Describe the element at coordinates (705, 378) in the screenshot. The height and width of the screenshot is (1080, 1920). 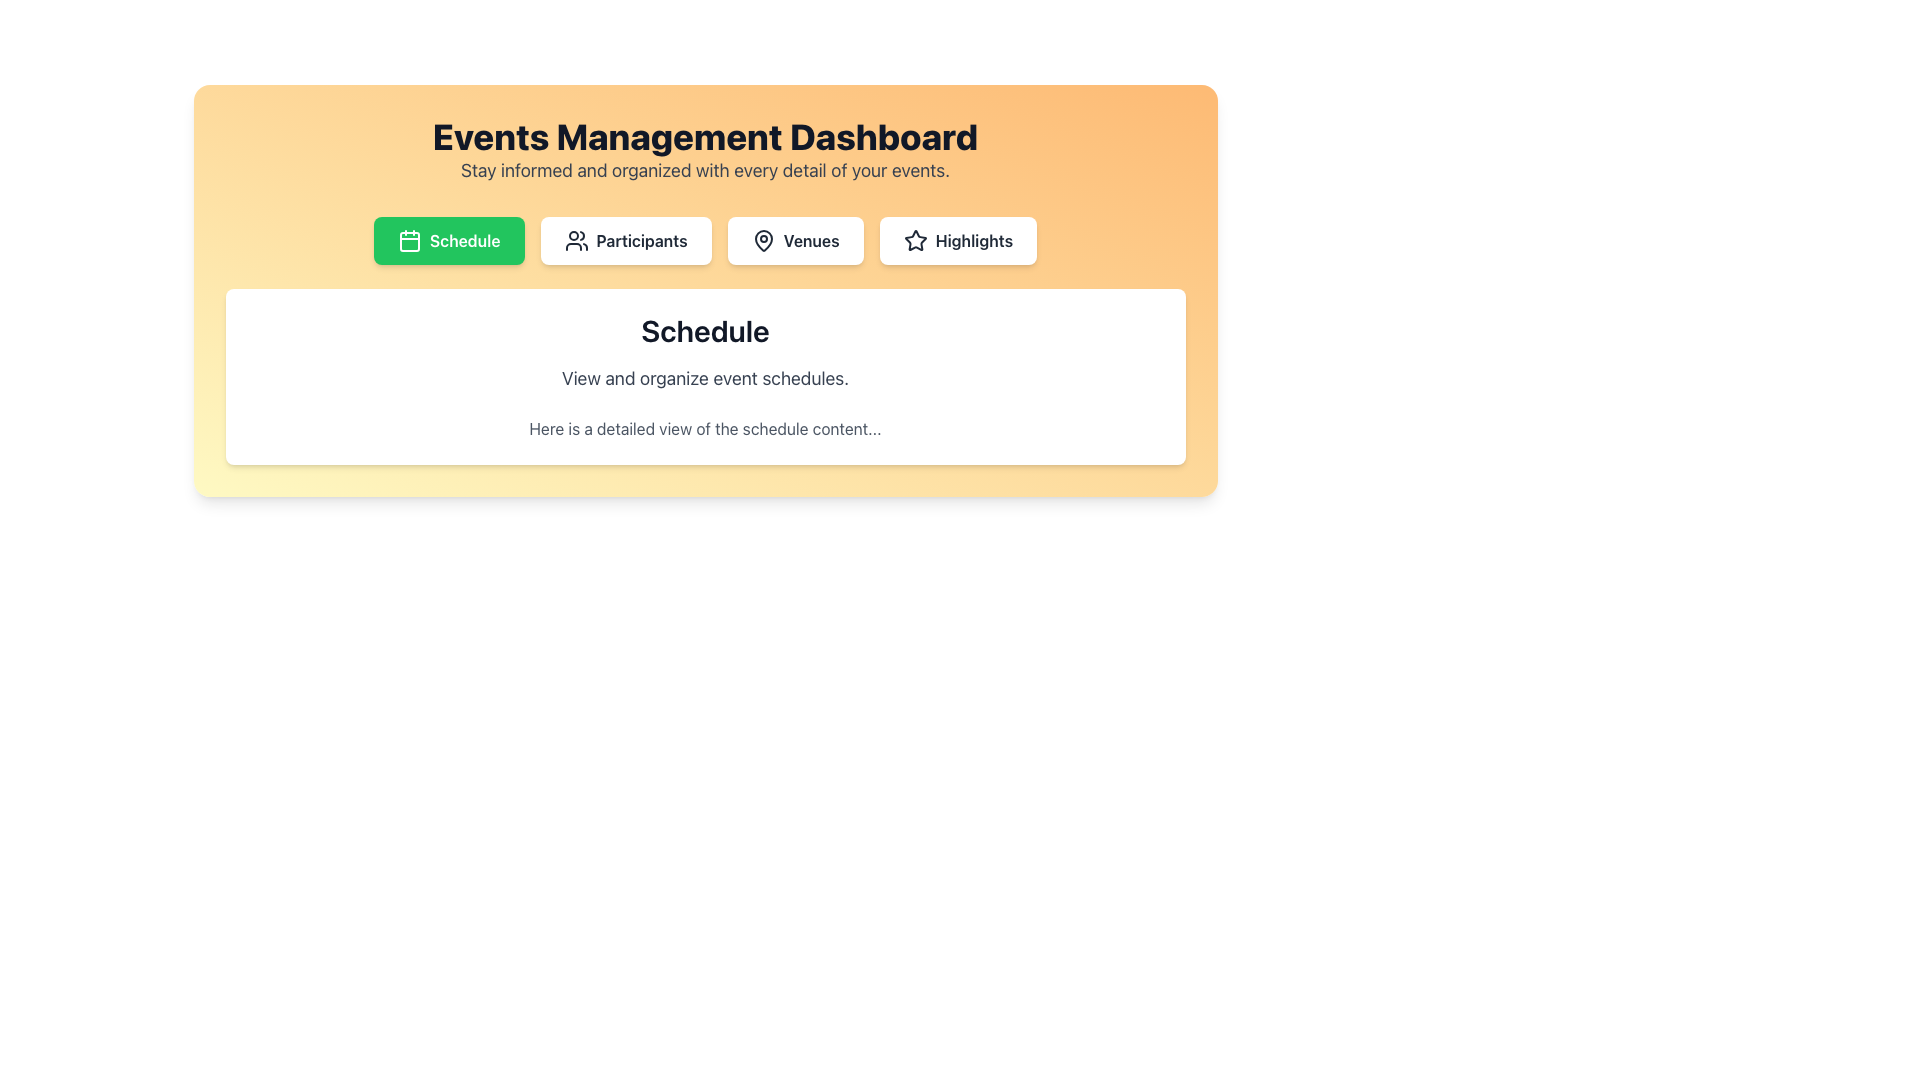
I see `the text label that reads 'View and organize event schedules.' which is positioned within a card below the 'Schedule' heading and above the detailed schedule content` at that location.